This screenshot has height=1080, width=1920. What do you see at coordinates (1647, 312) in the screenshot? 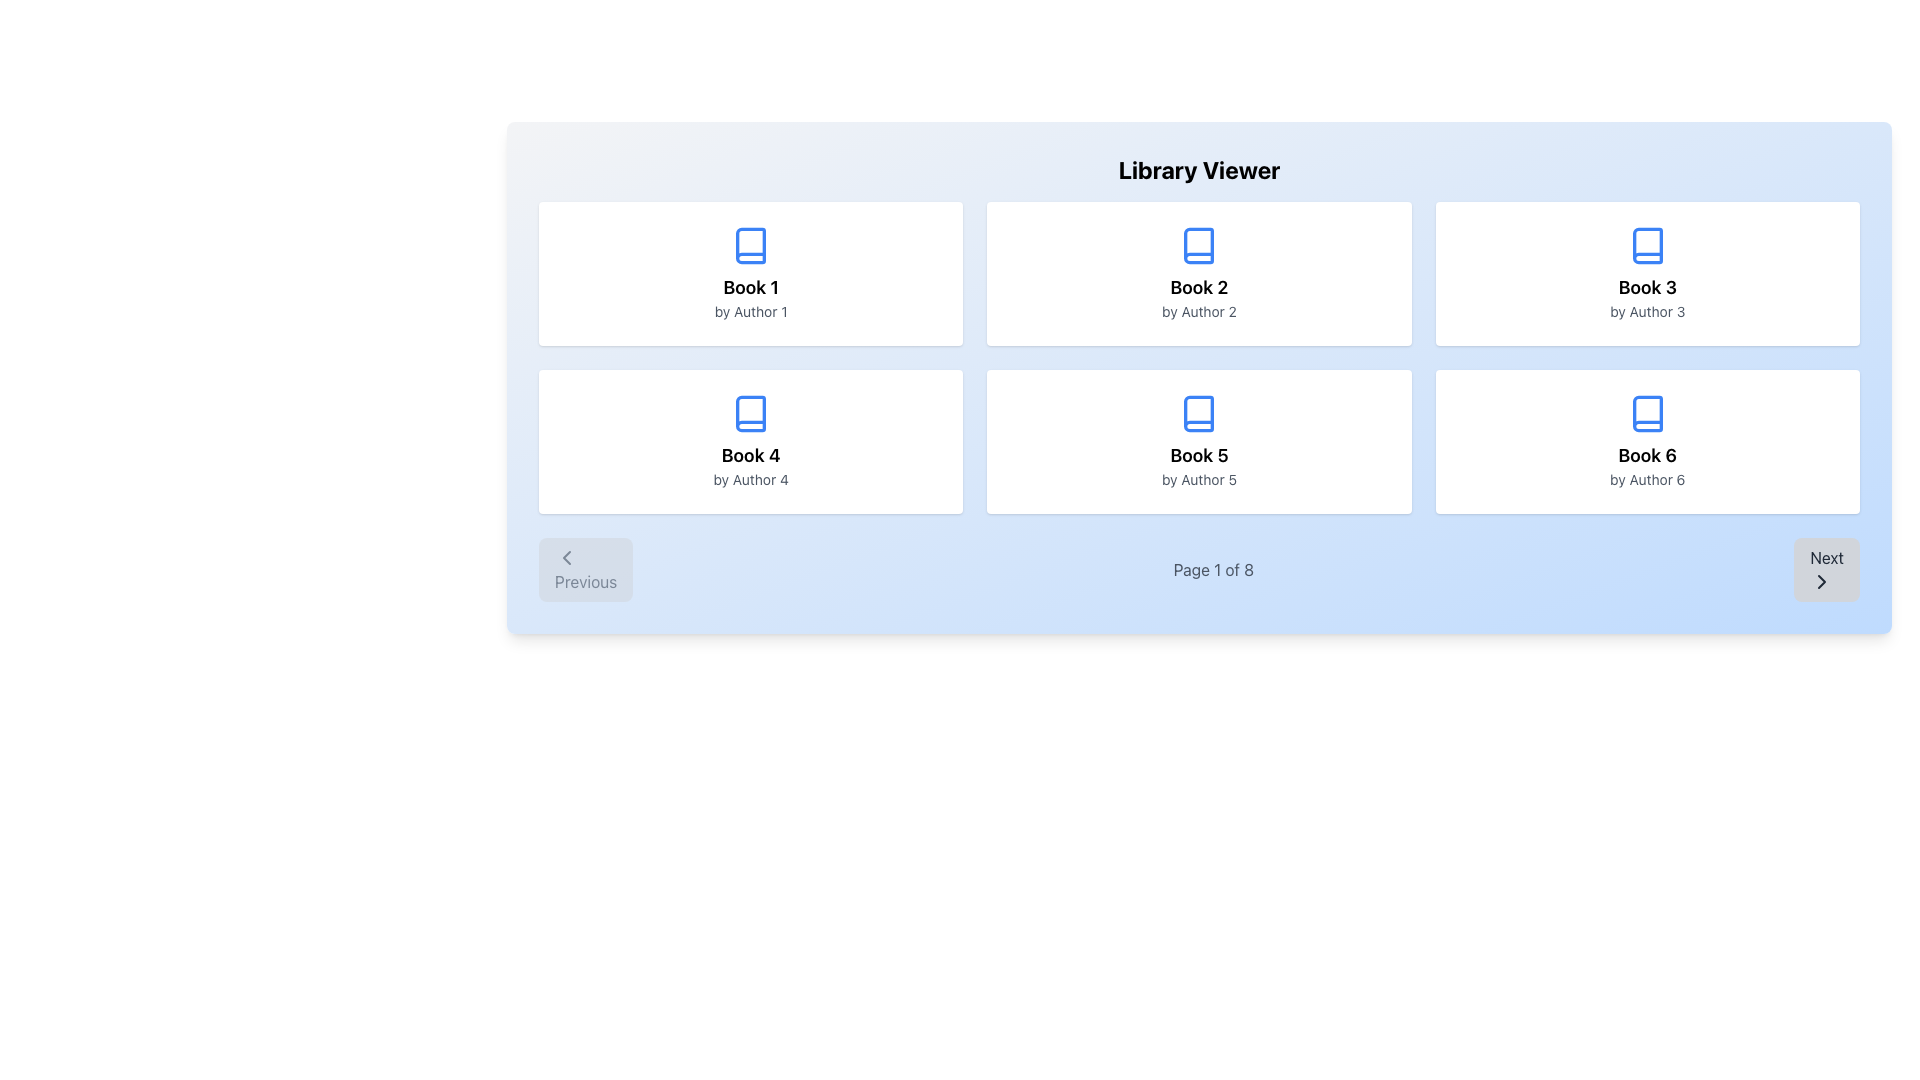
I see `the text label displaying 'by Author 3' located at the bottom of the card for 'Book 3' in the Library Viewer` at bounding box center [1647, 312].